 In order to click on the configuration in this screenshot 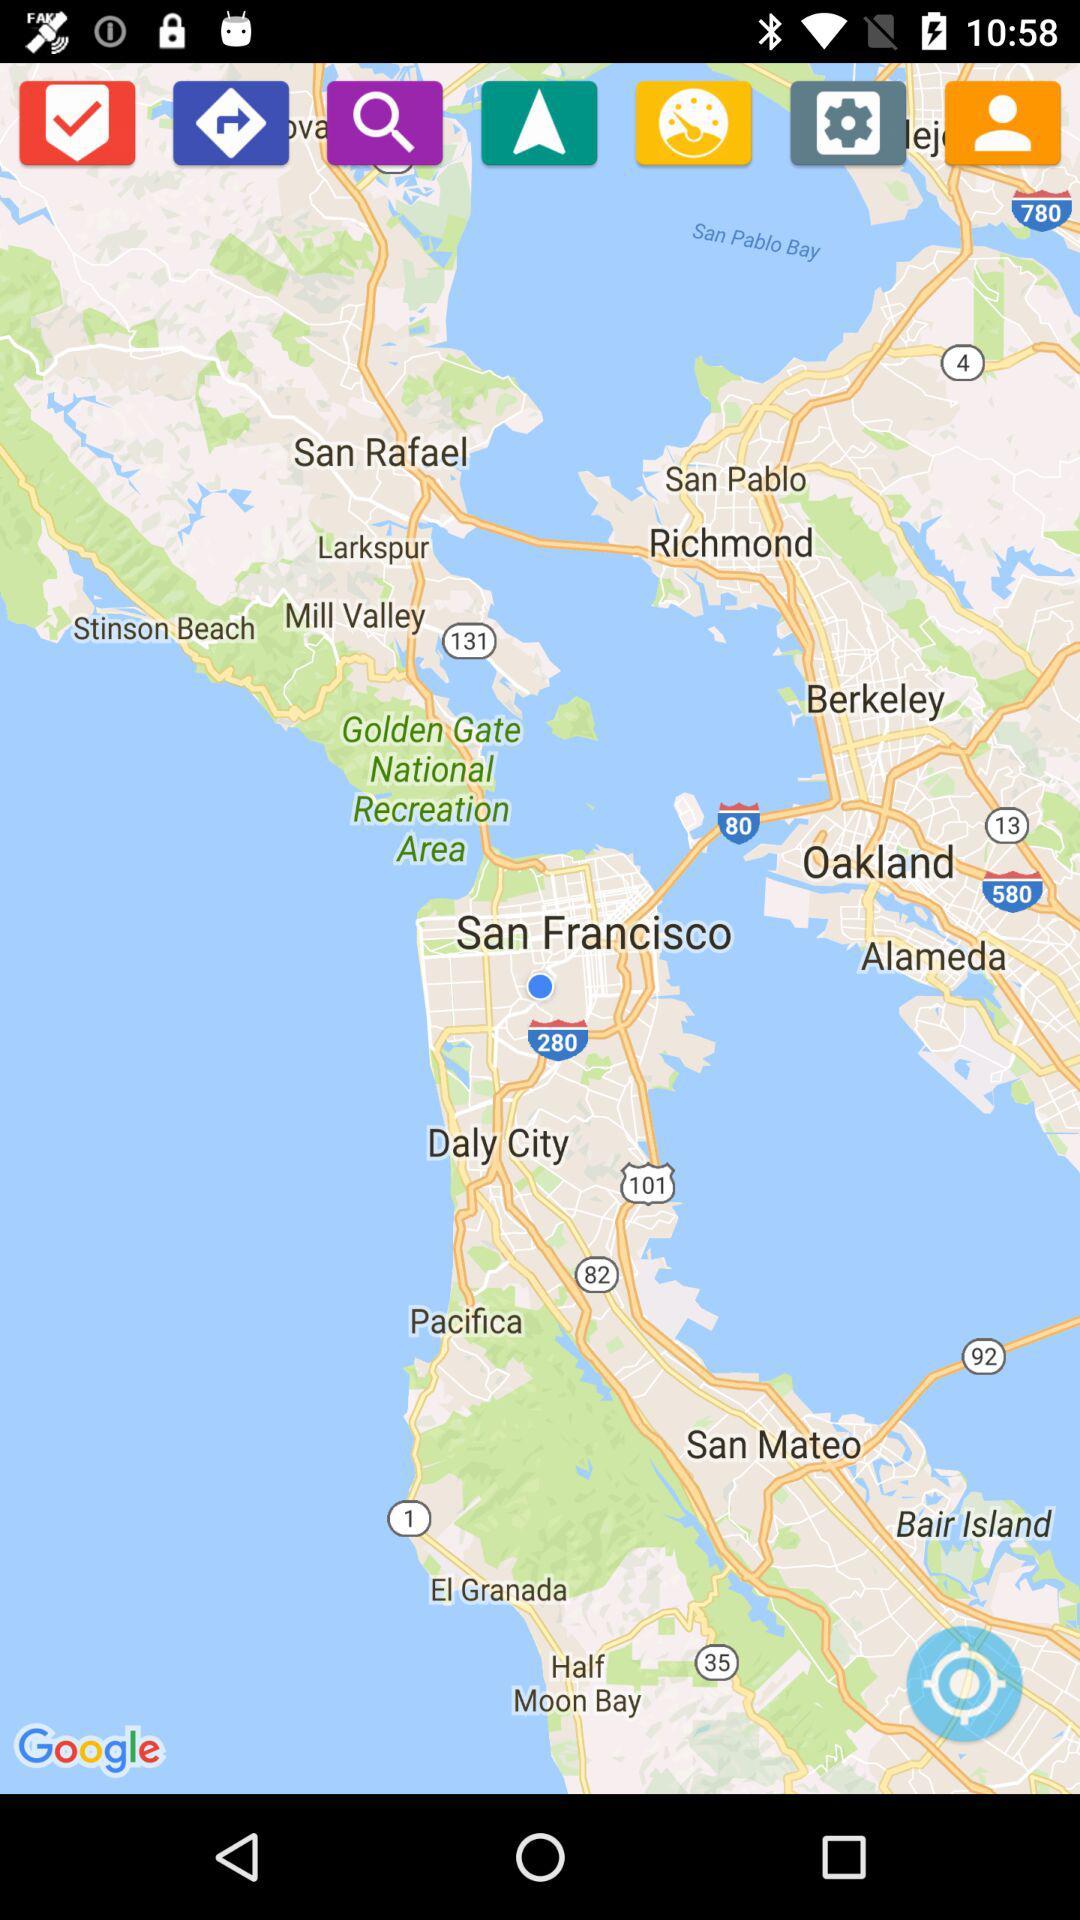, I will do `click(848, 121)`.